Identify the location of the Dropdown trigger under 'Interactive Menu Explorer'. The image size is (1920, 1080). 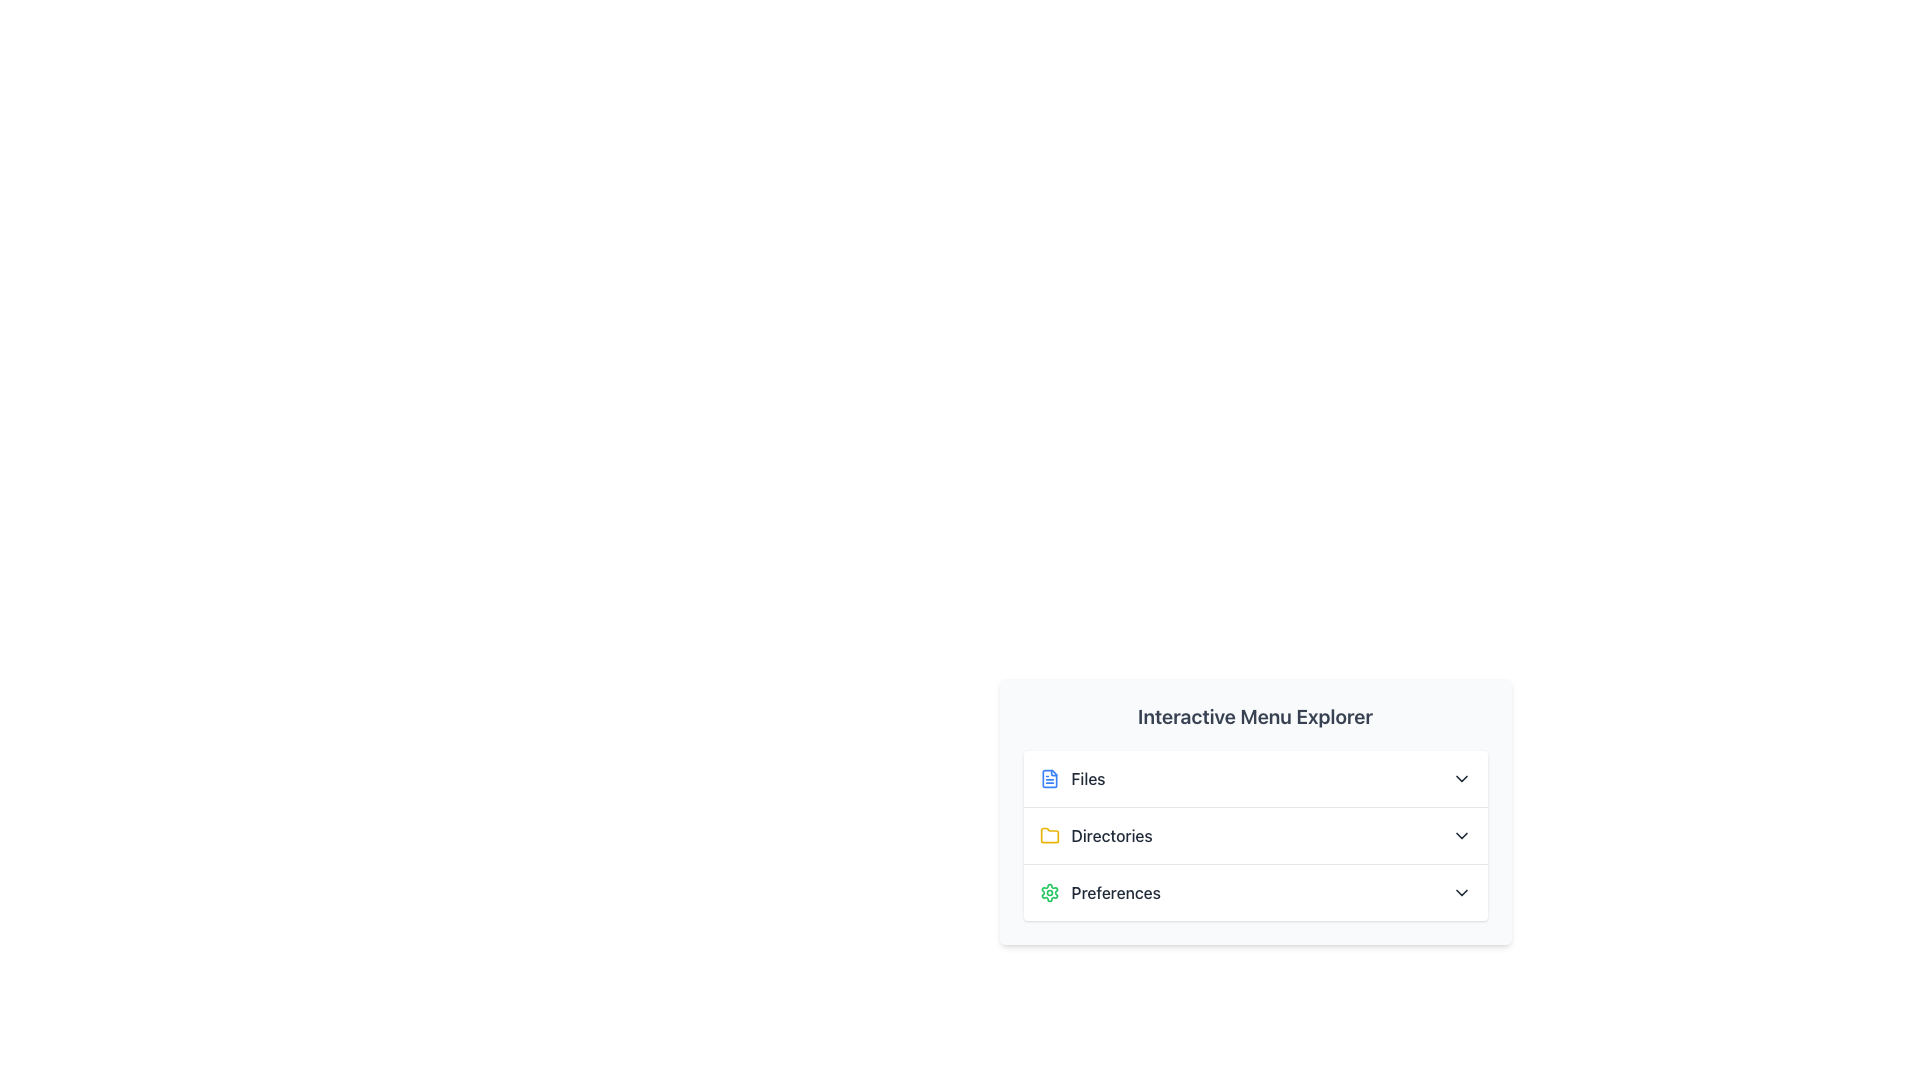
(1254, 892).